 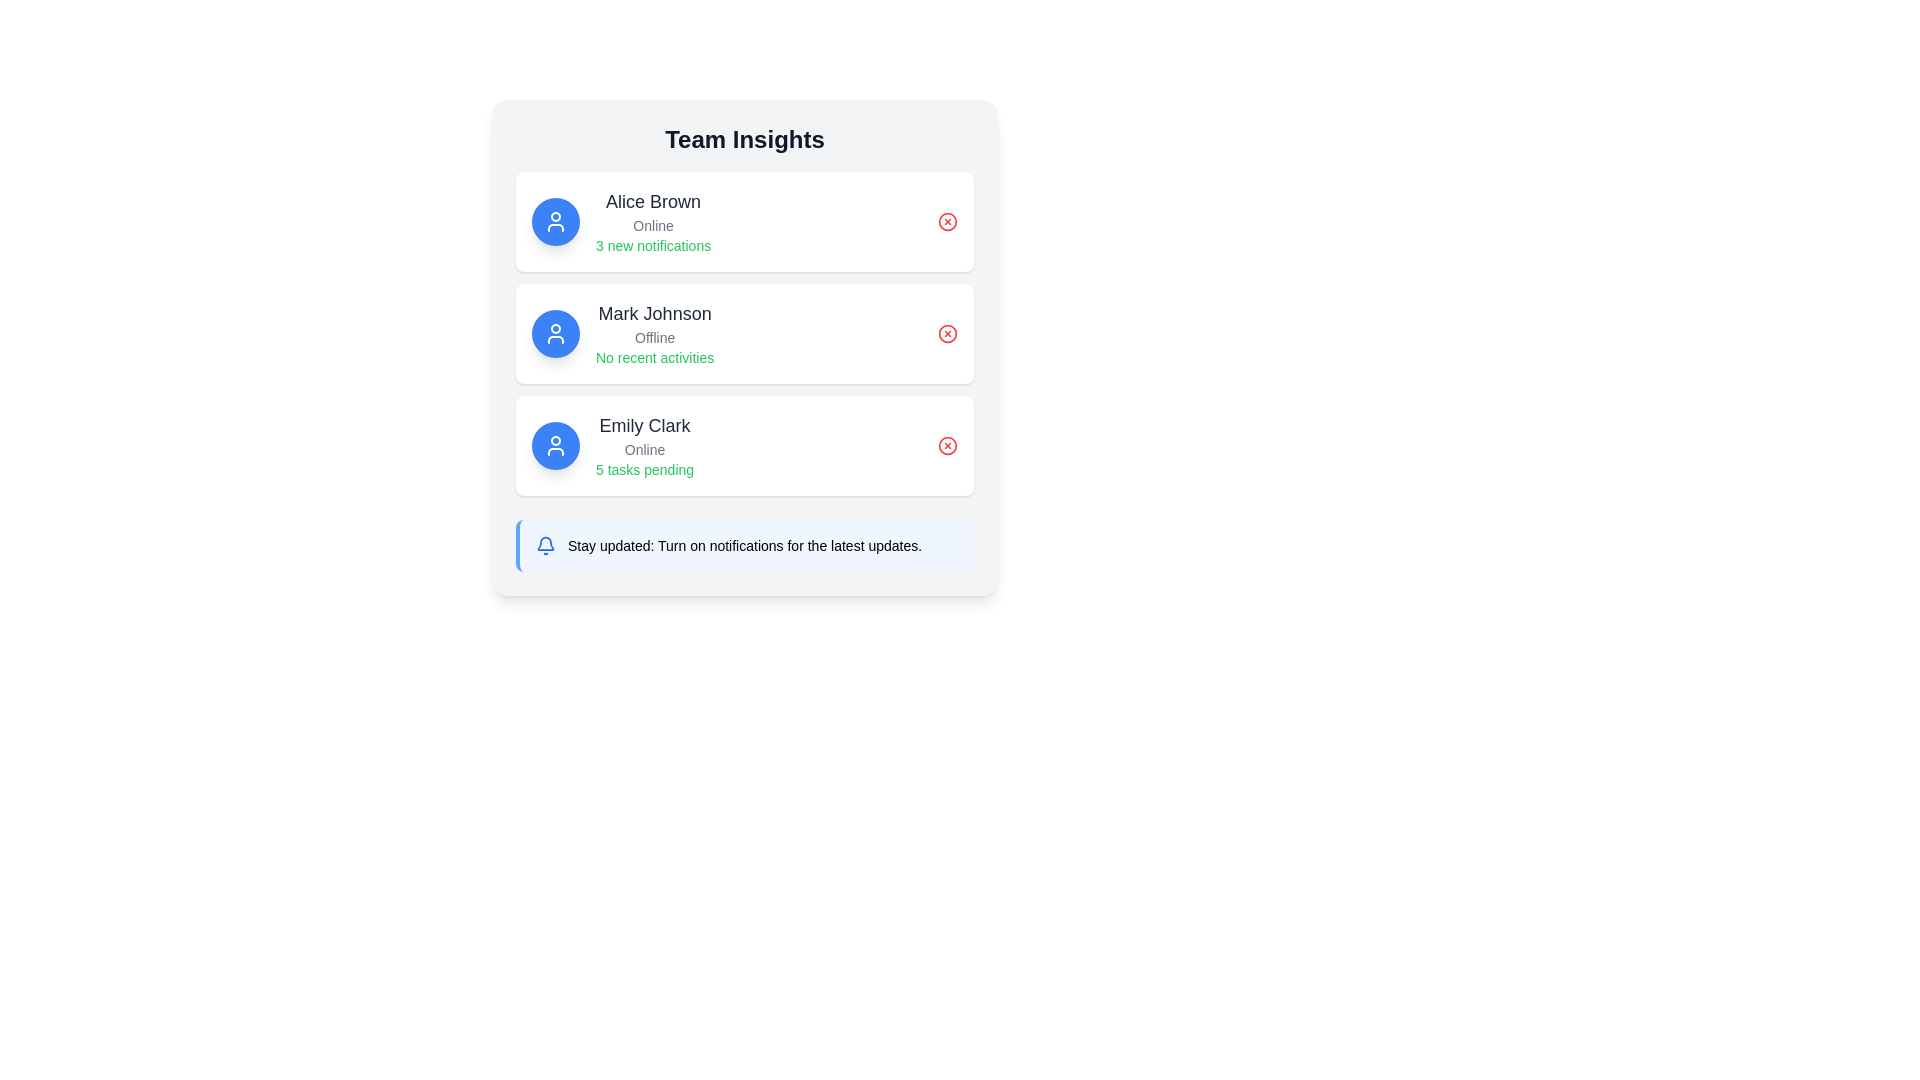 What do you see at coordinates (645, 450) in the screenshot?
I see `the text label displaying 'Online' in gray font, located below 'Emily Clark' and above '5 tasks pending' in the 'Team Insights' section` at bounding box center [645, 450].